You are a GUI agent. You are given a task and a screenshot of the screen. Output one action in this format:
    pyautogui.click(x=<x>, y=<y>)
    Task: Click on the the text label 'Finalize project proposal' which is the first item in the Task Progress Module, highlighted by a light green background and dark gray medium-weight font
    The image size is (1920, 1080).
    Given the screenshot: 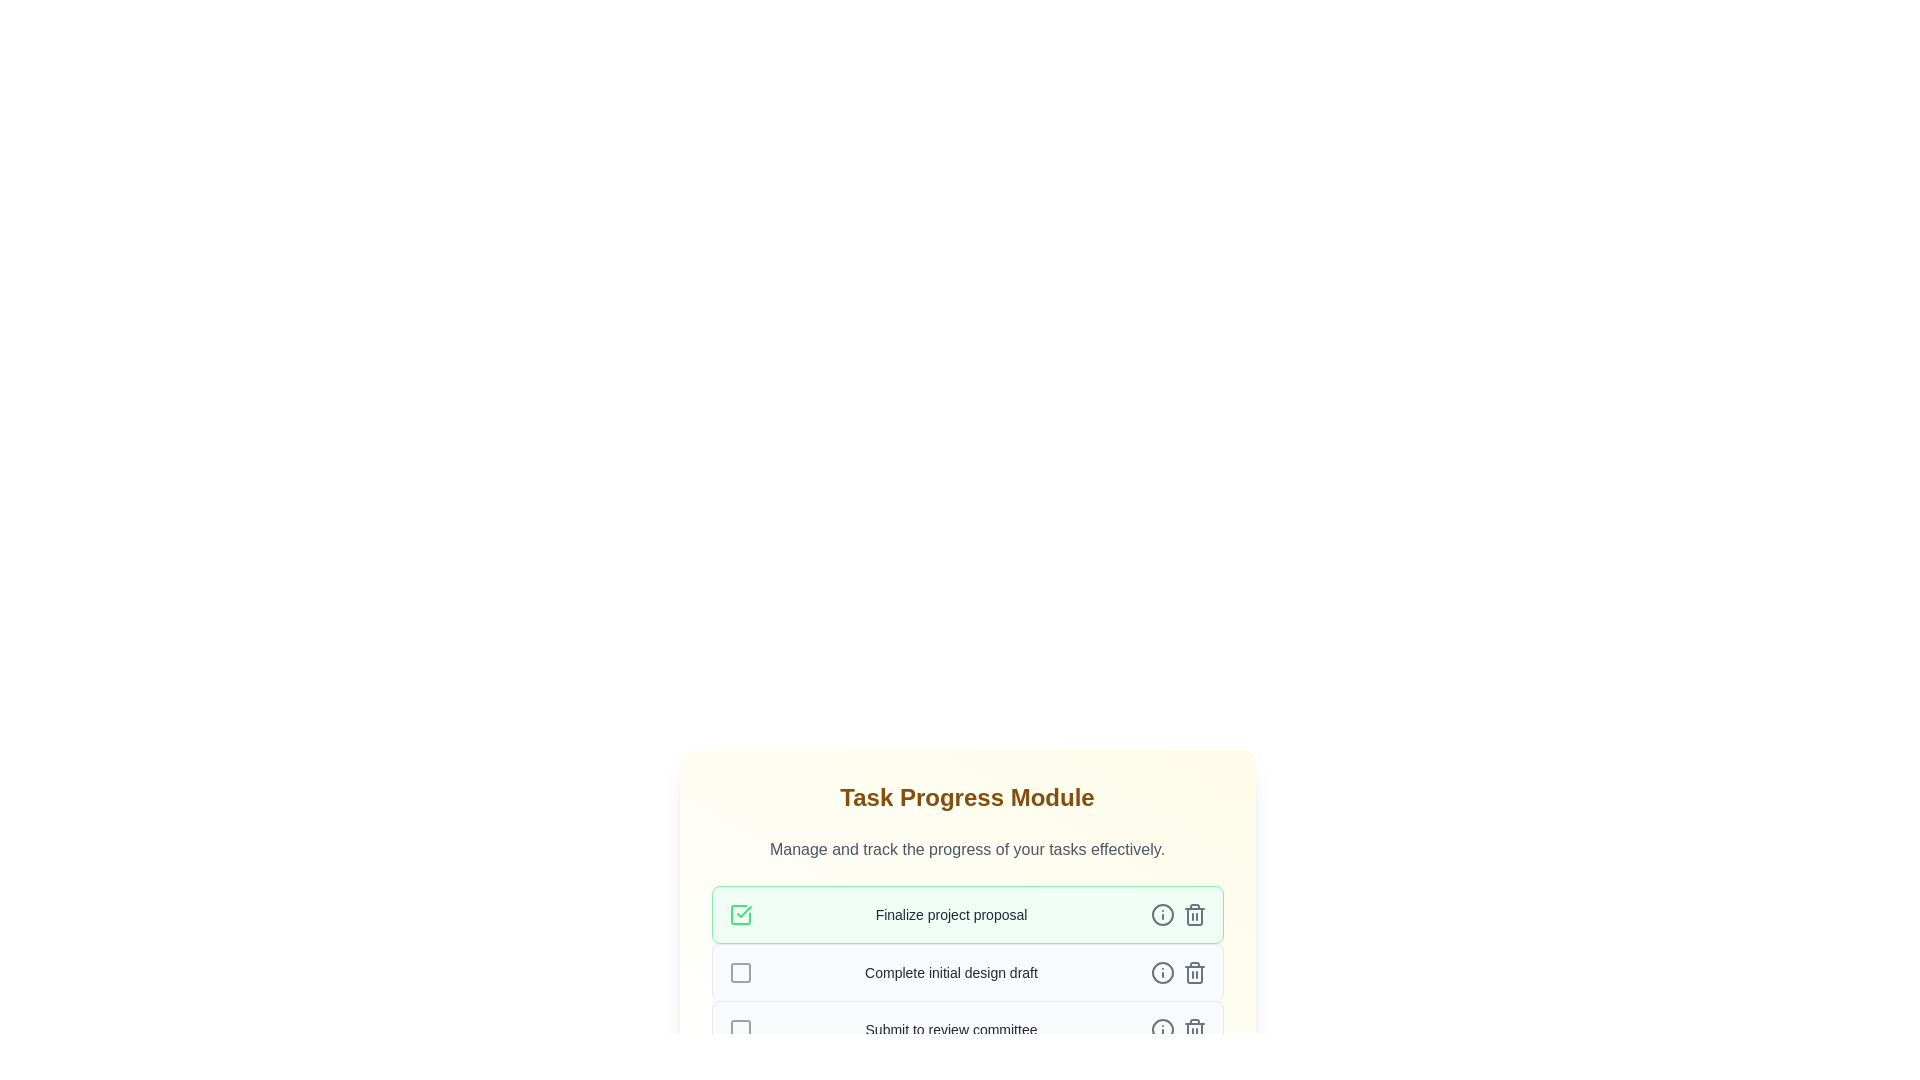 What is the action you would take?
    pyautogui.click(x=950, y=914)
    